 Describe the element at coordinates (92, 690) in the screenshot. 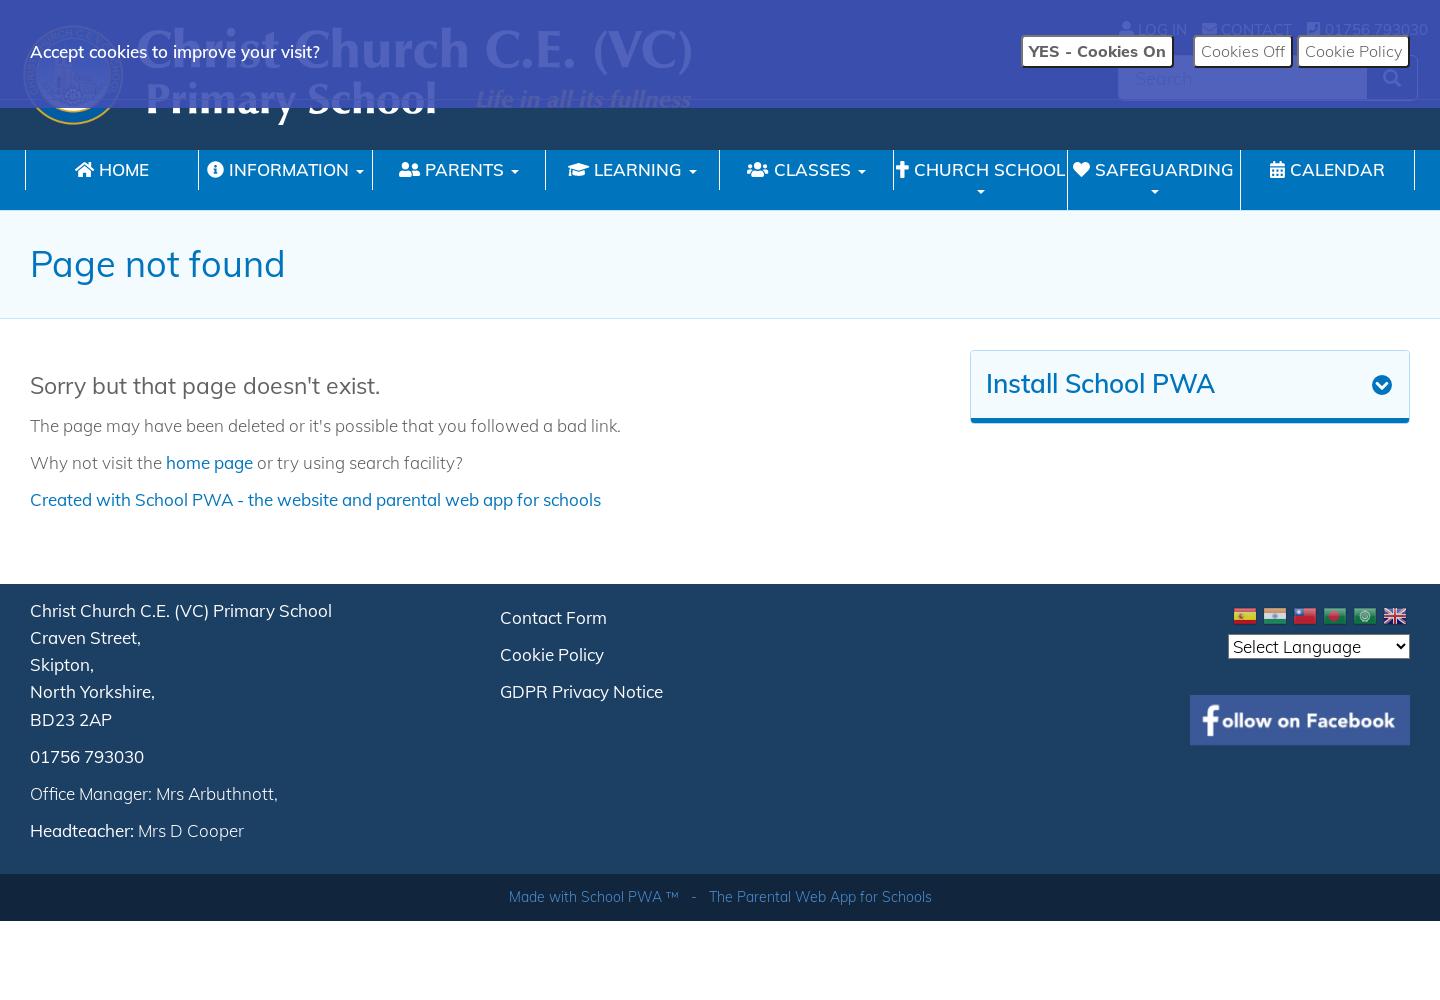

I see `'North Yorkshire,'` at that location.